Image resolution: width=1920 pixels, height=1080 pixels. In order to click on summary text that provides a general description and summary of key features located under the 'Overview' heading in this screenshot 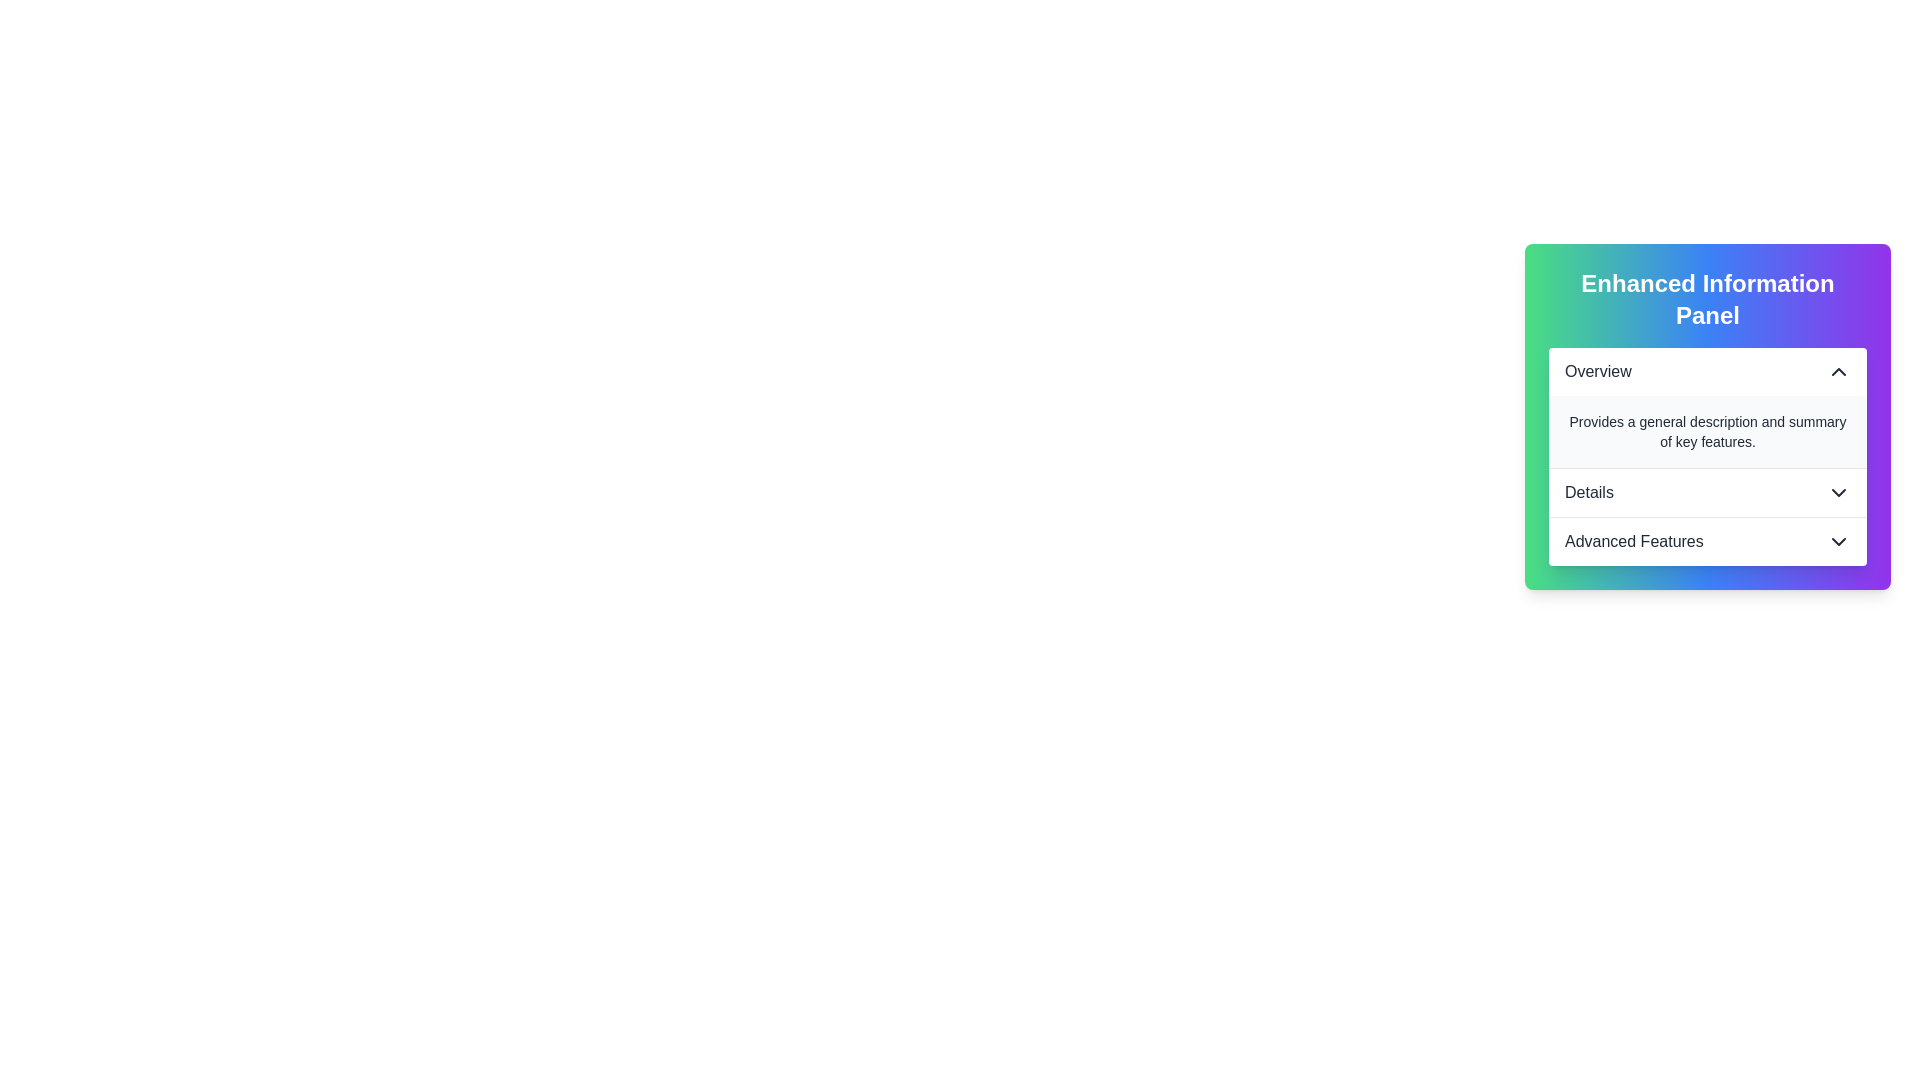, I will do `click(1707, 407)`.